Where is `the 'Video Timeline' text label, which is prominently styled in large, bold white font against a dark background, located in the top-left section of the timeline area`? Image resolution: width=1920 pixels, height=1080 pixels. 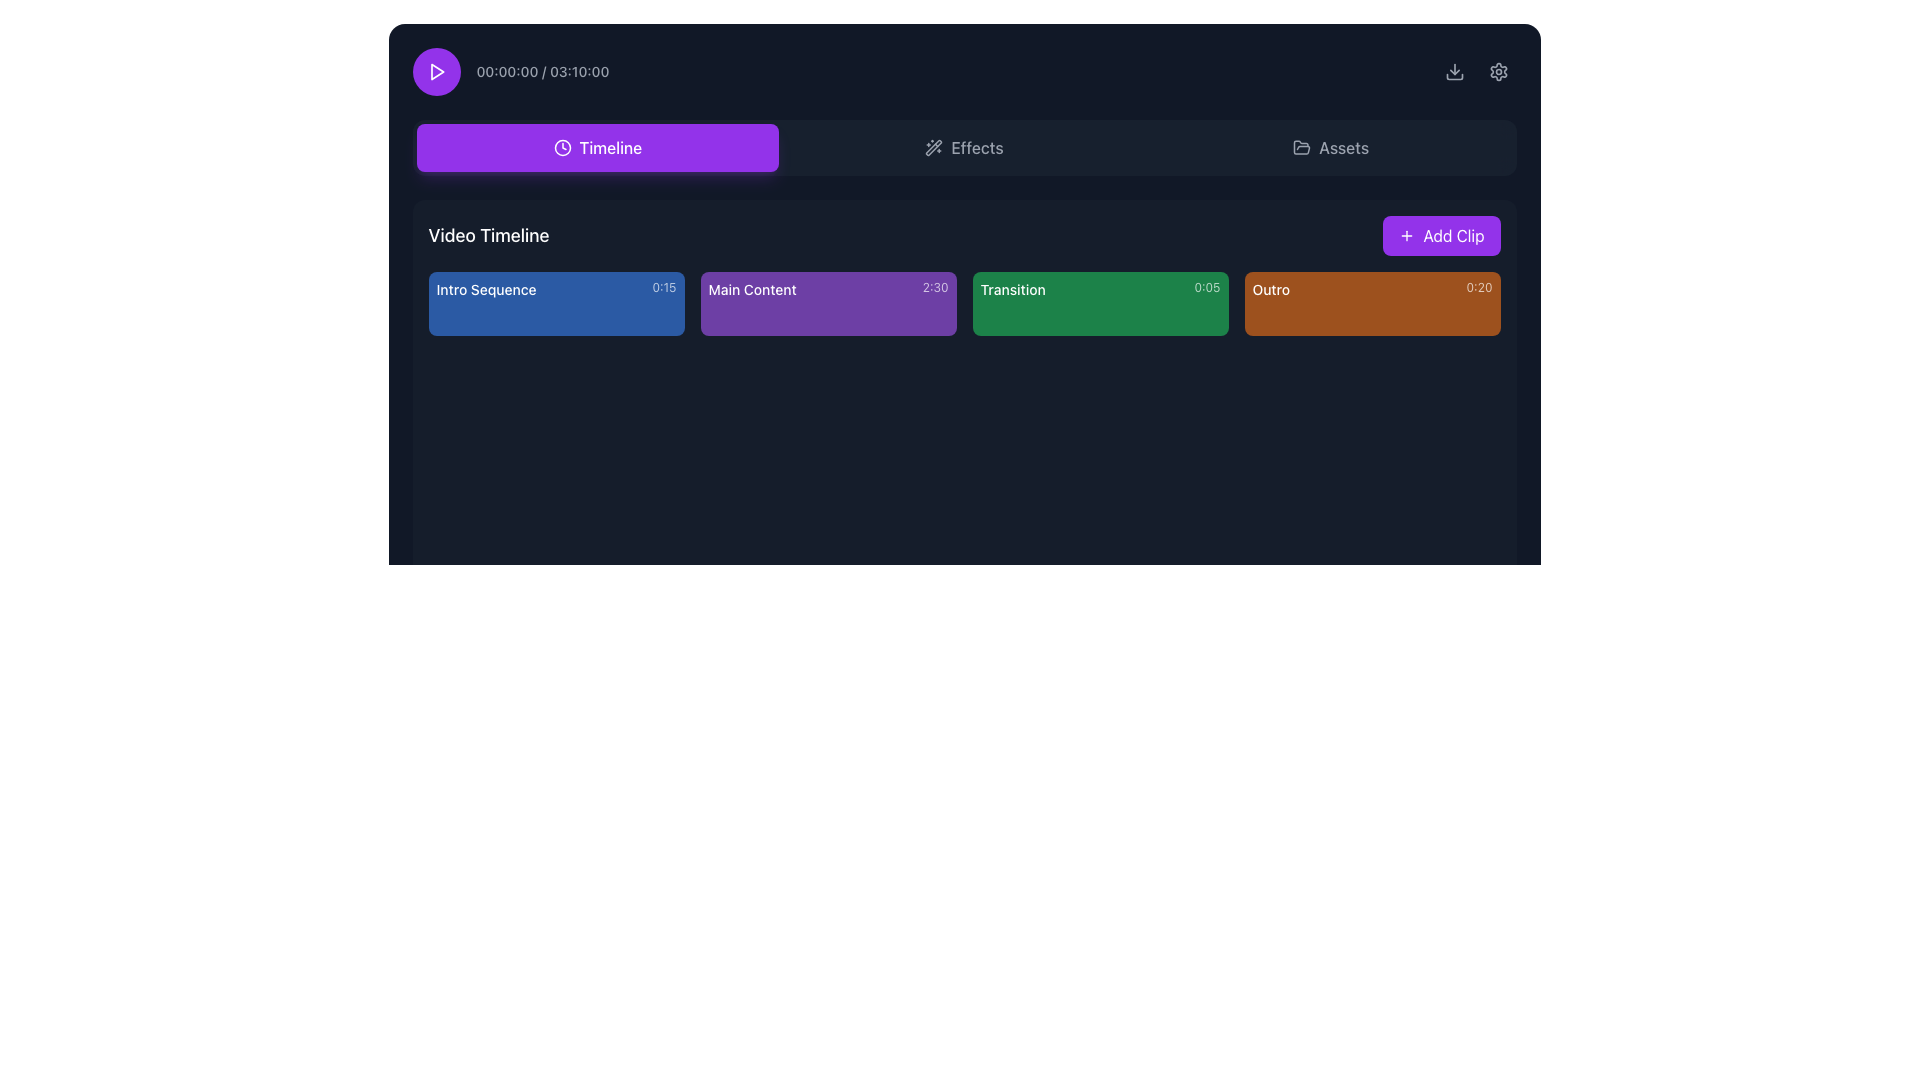
the 'Video Timeline' text label, which is prominently styled in large, bold white font against a dark background, located in the top-left section of the timeline area is located at coordinates (489, 234).